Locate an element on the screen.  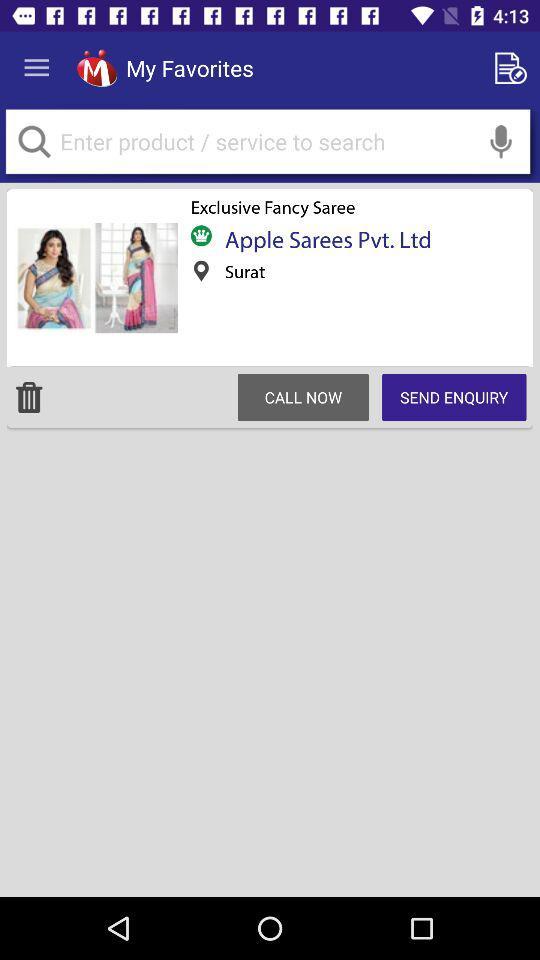
search option is located at coordinates (500, 140).